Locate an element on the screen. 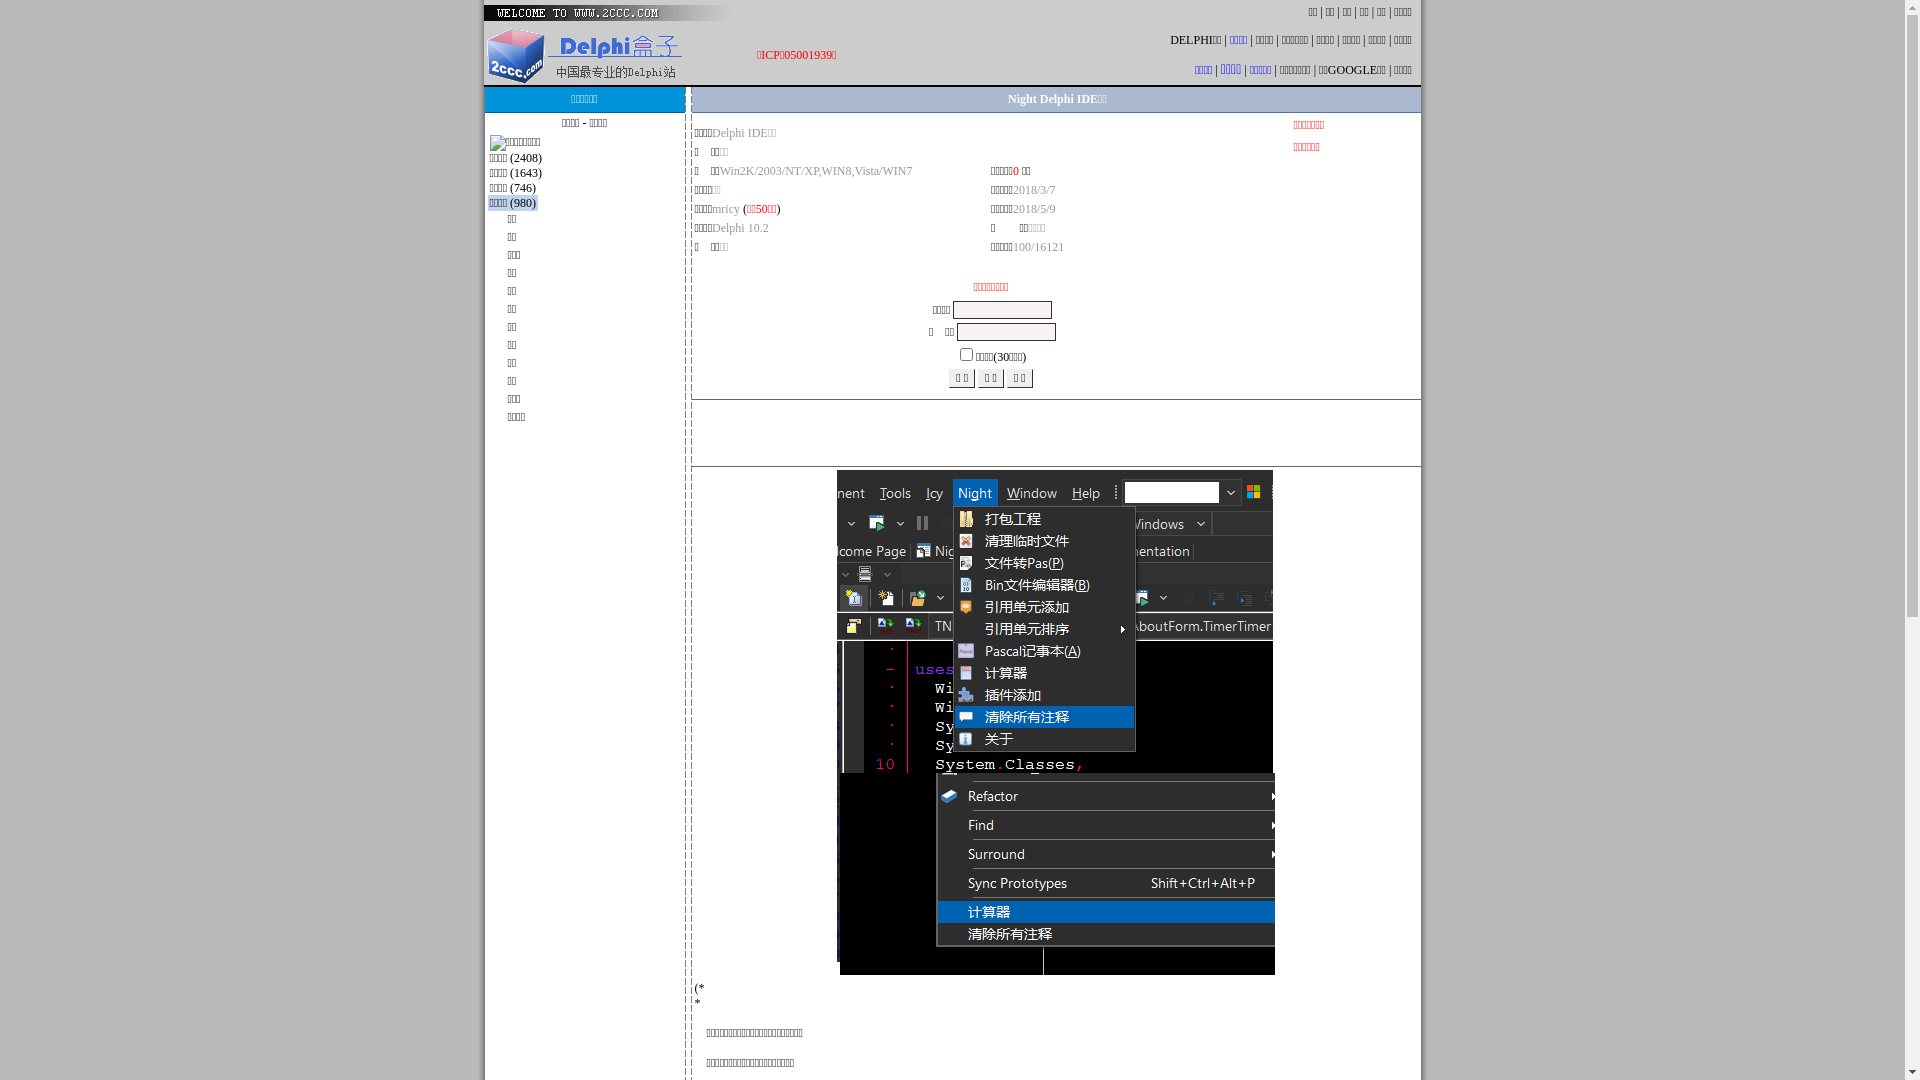 This screenshot has height=1080, width=1920. 'mricy' is located at coordinates (724, 208).